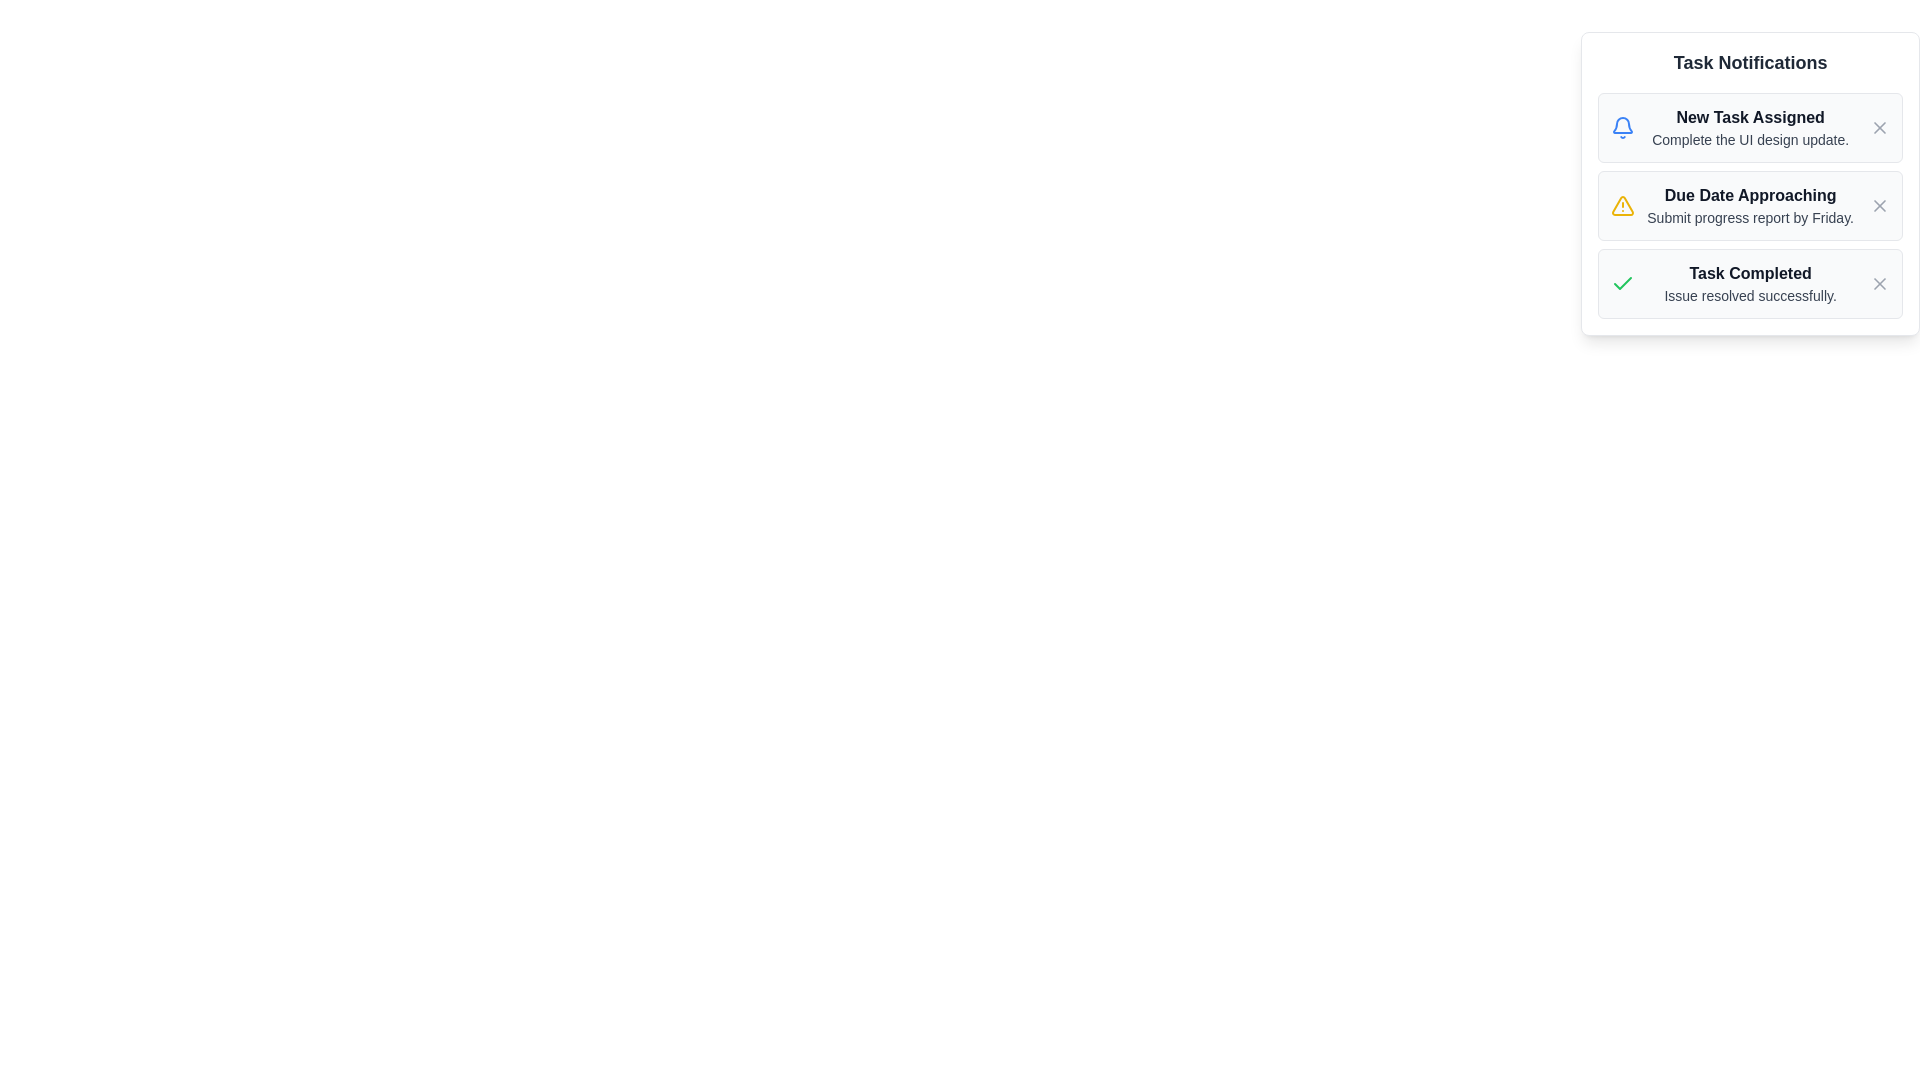 The height and width of the screenshot is (1080, 1920). What do you see at coordinates (1749, 284) in the screenshot?
I see `the third notification item in the 'Task Notifications' section, which provides information about a completed task and is located between 'Due Date Approaching' and an interactive 'X' icon` at bounding box center [1749, 284].